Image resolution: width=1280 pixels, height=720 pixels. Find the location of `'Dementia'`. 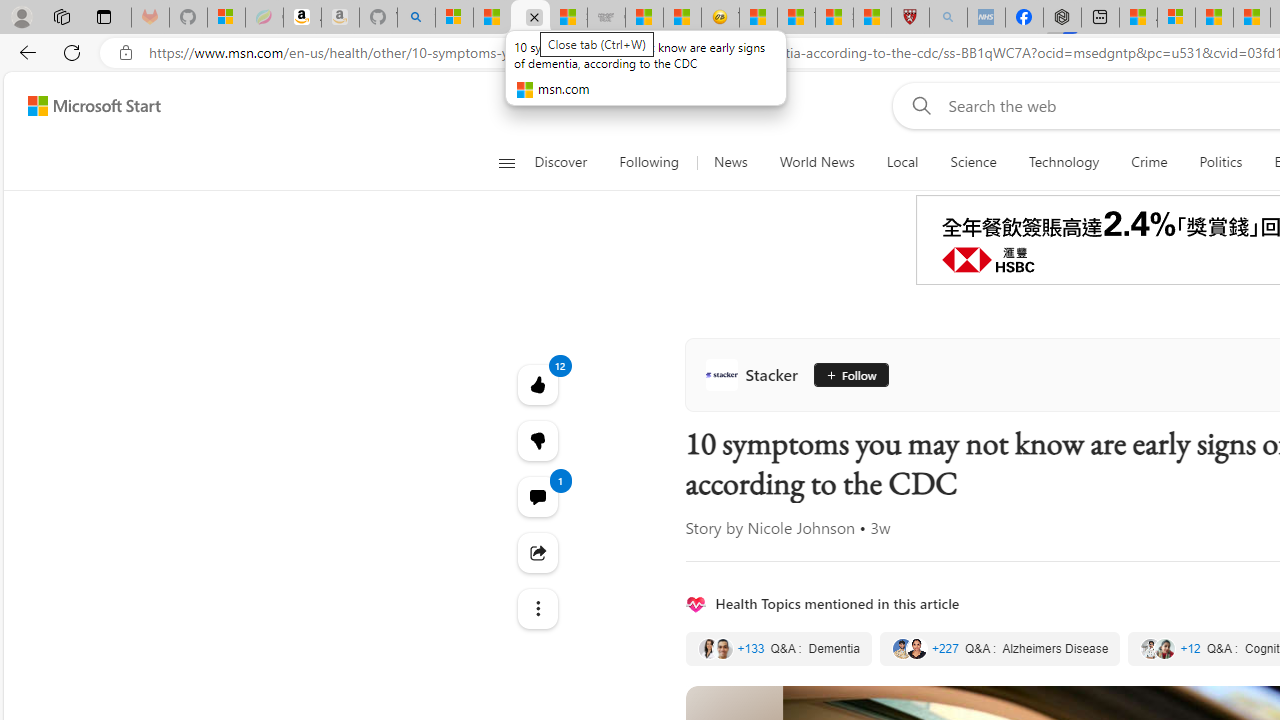

'Dementia' is located at coordinates (777, 649).